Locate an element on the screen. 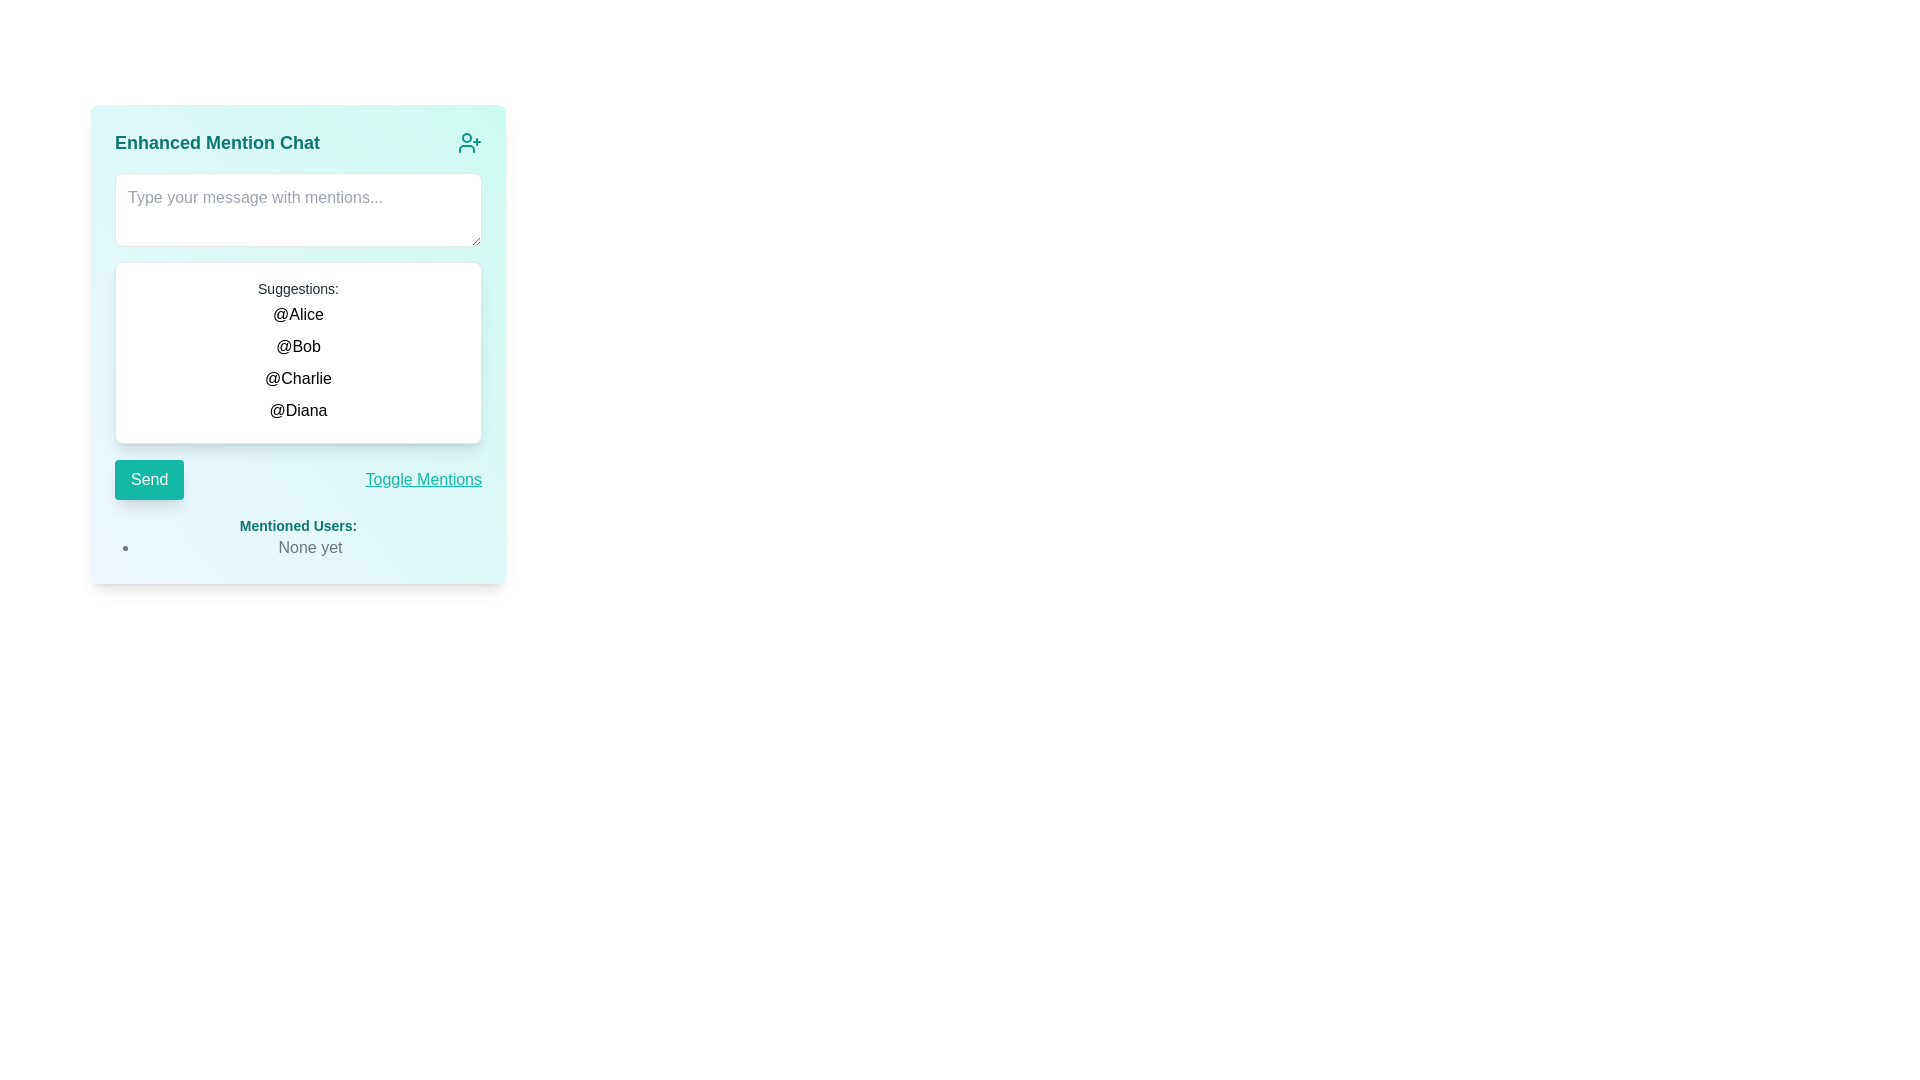  the Text Label located at the top left of the main panel, which indicates its functional purpose for enhanced mention-based communication is located at coordinates (217, 141).